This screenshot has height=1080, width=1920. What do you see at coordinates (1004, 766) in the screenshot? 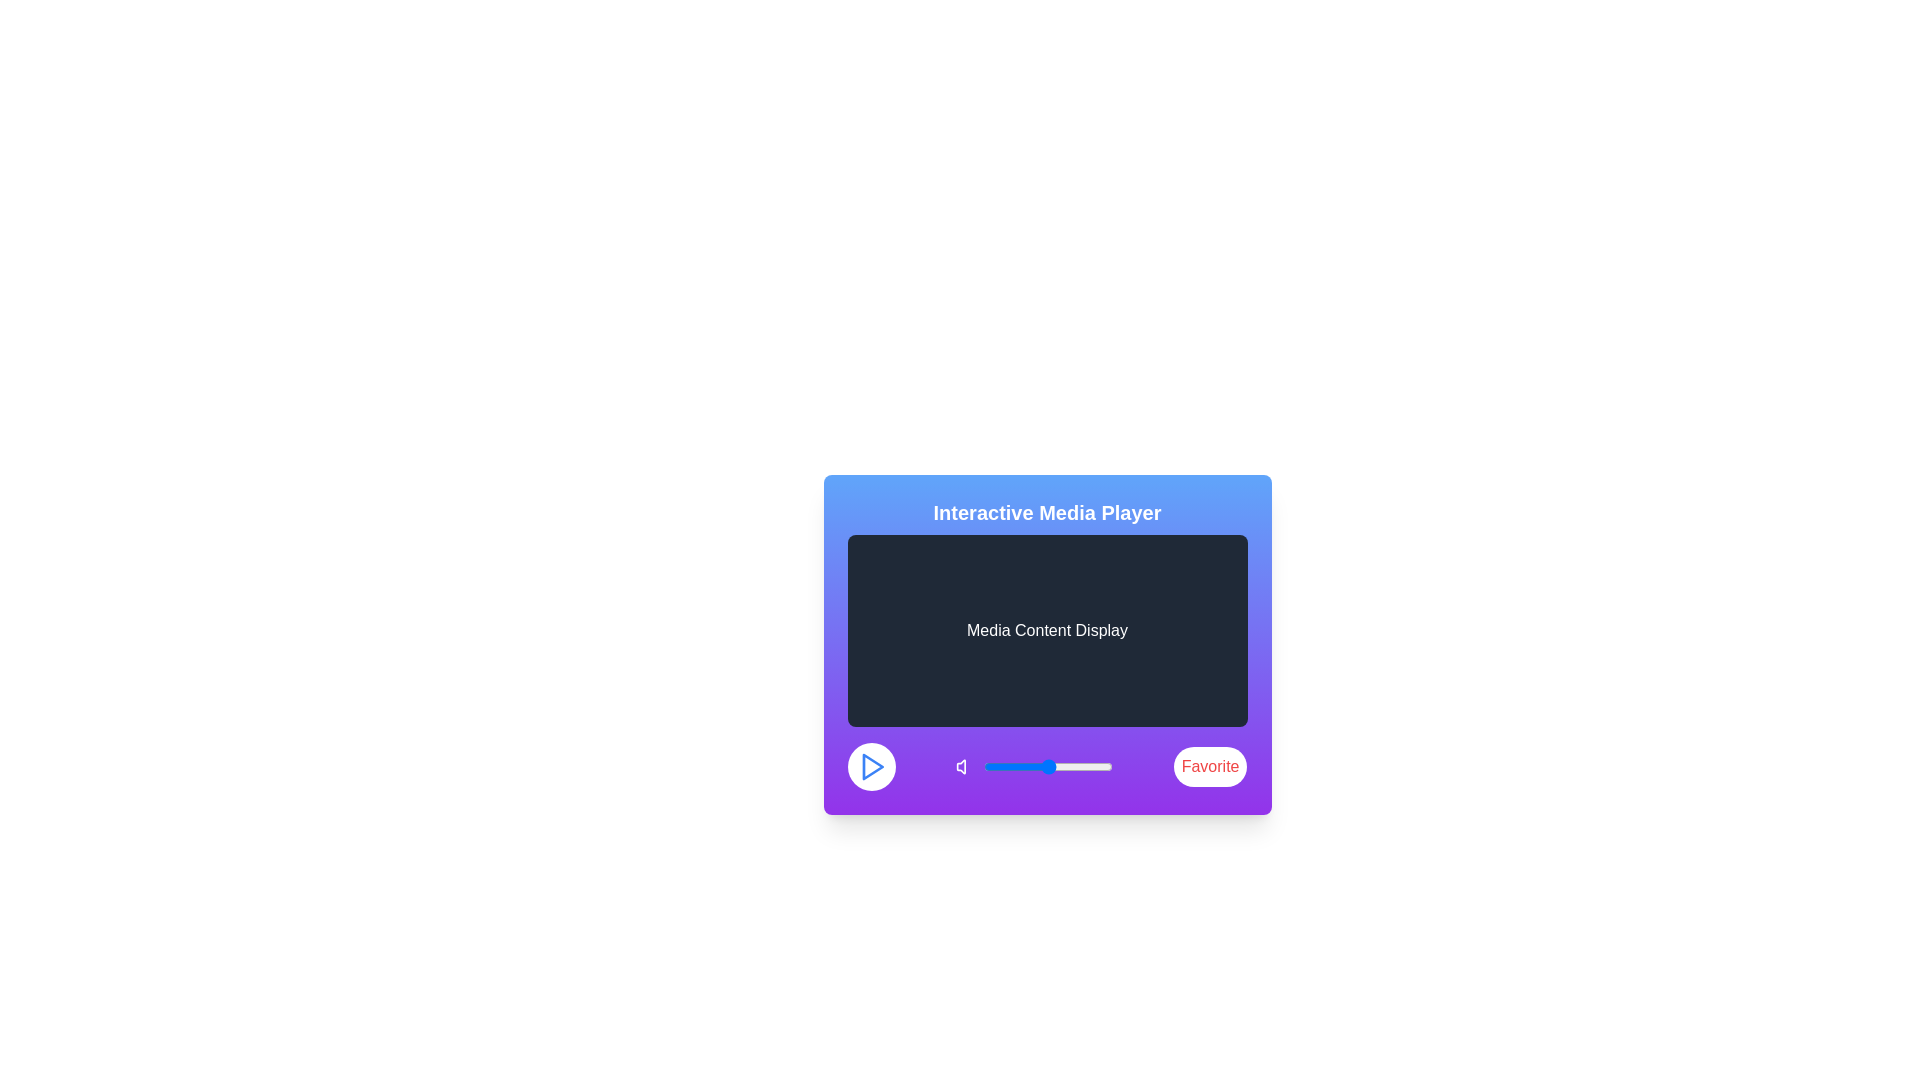
I see `the slider` at bounding box center [1004, 766].